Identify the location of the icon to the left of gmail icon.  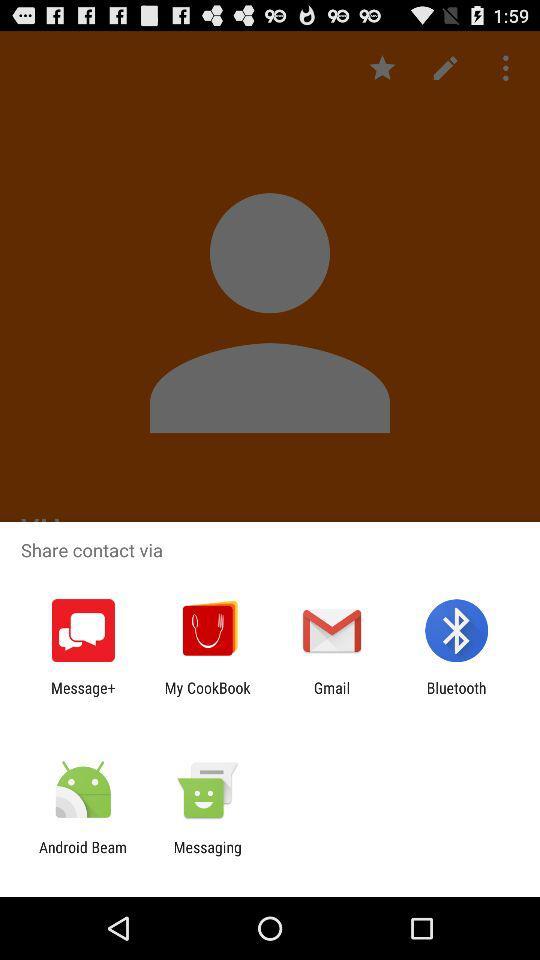
(206, 696).